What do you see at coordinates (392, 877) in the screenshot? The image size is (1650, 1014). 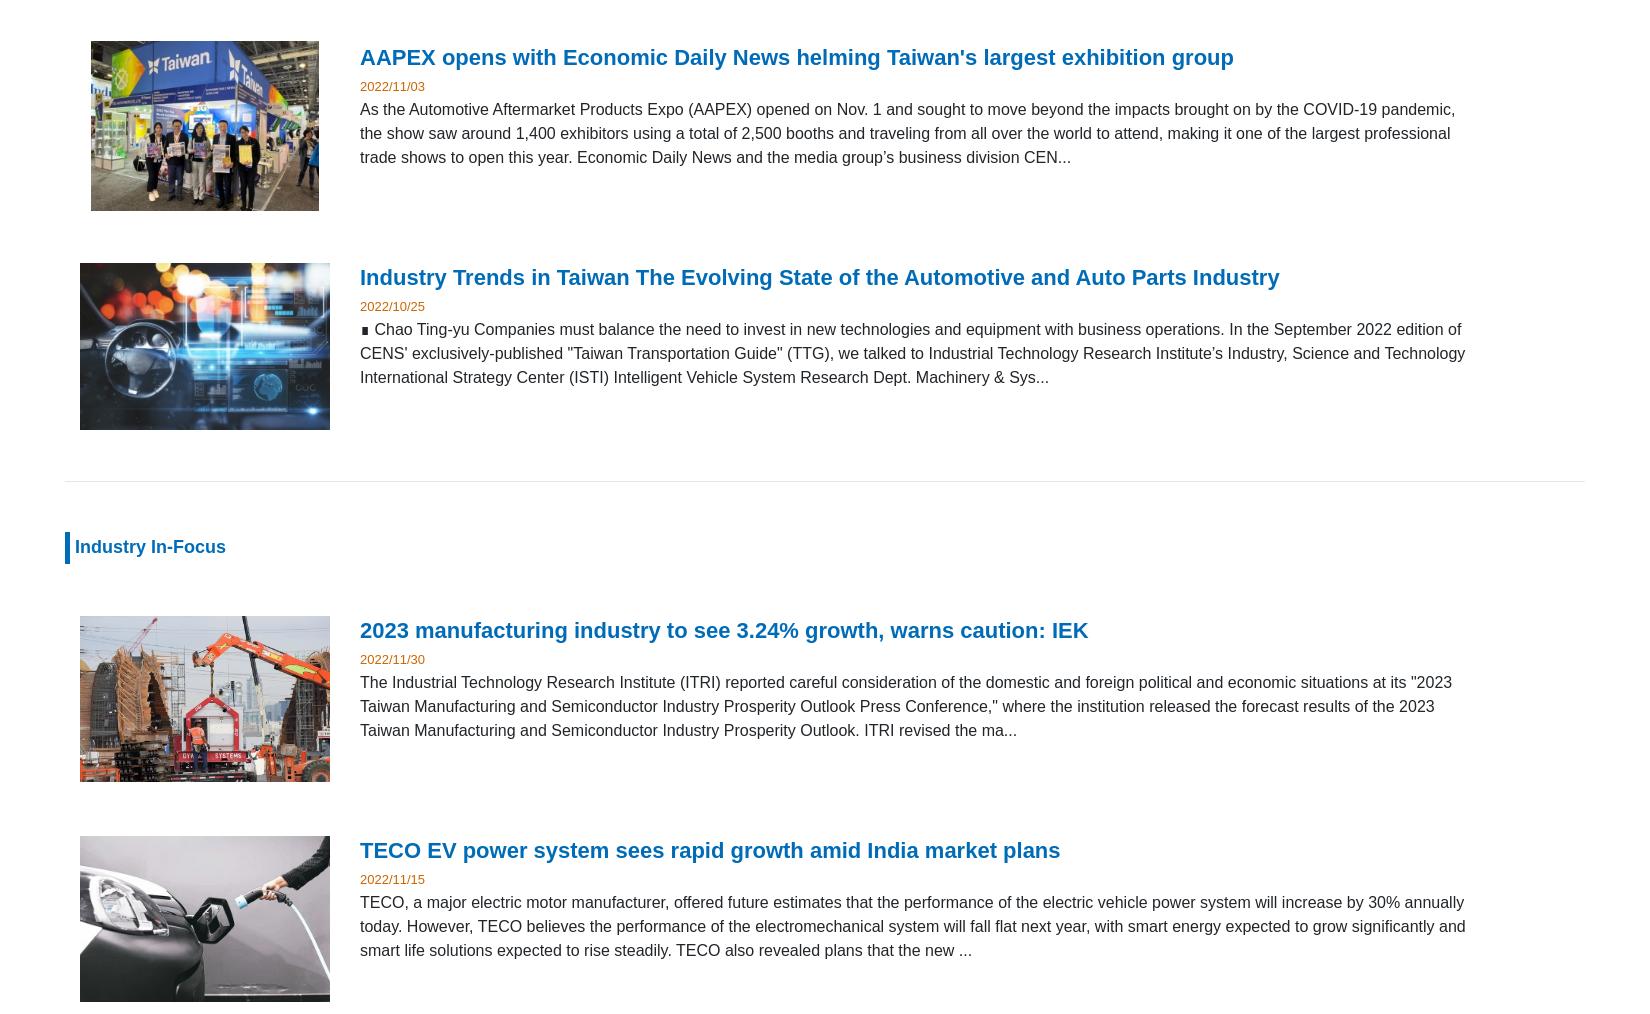 I see `'2022/11/15'` at bounding box center [392, 877].